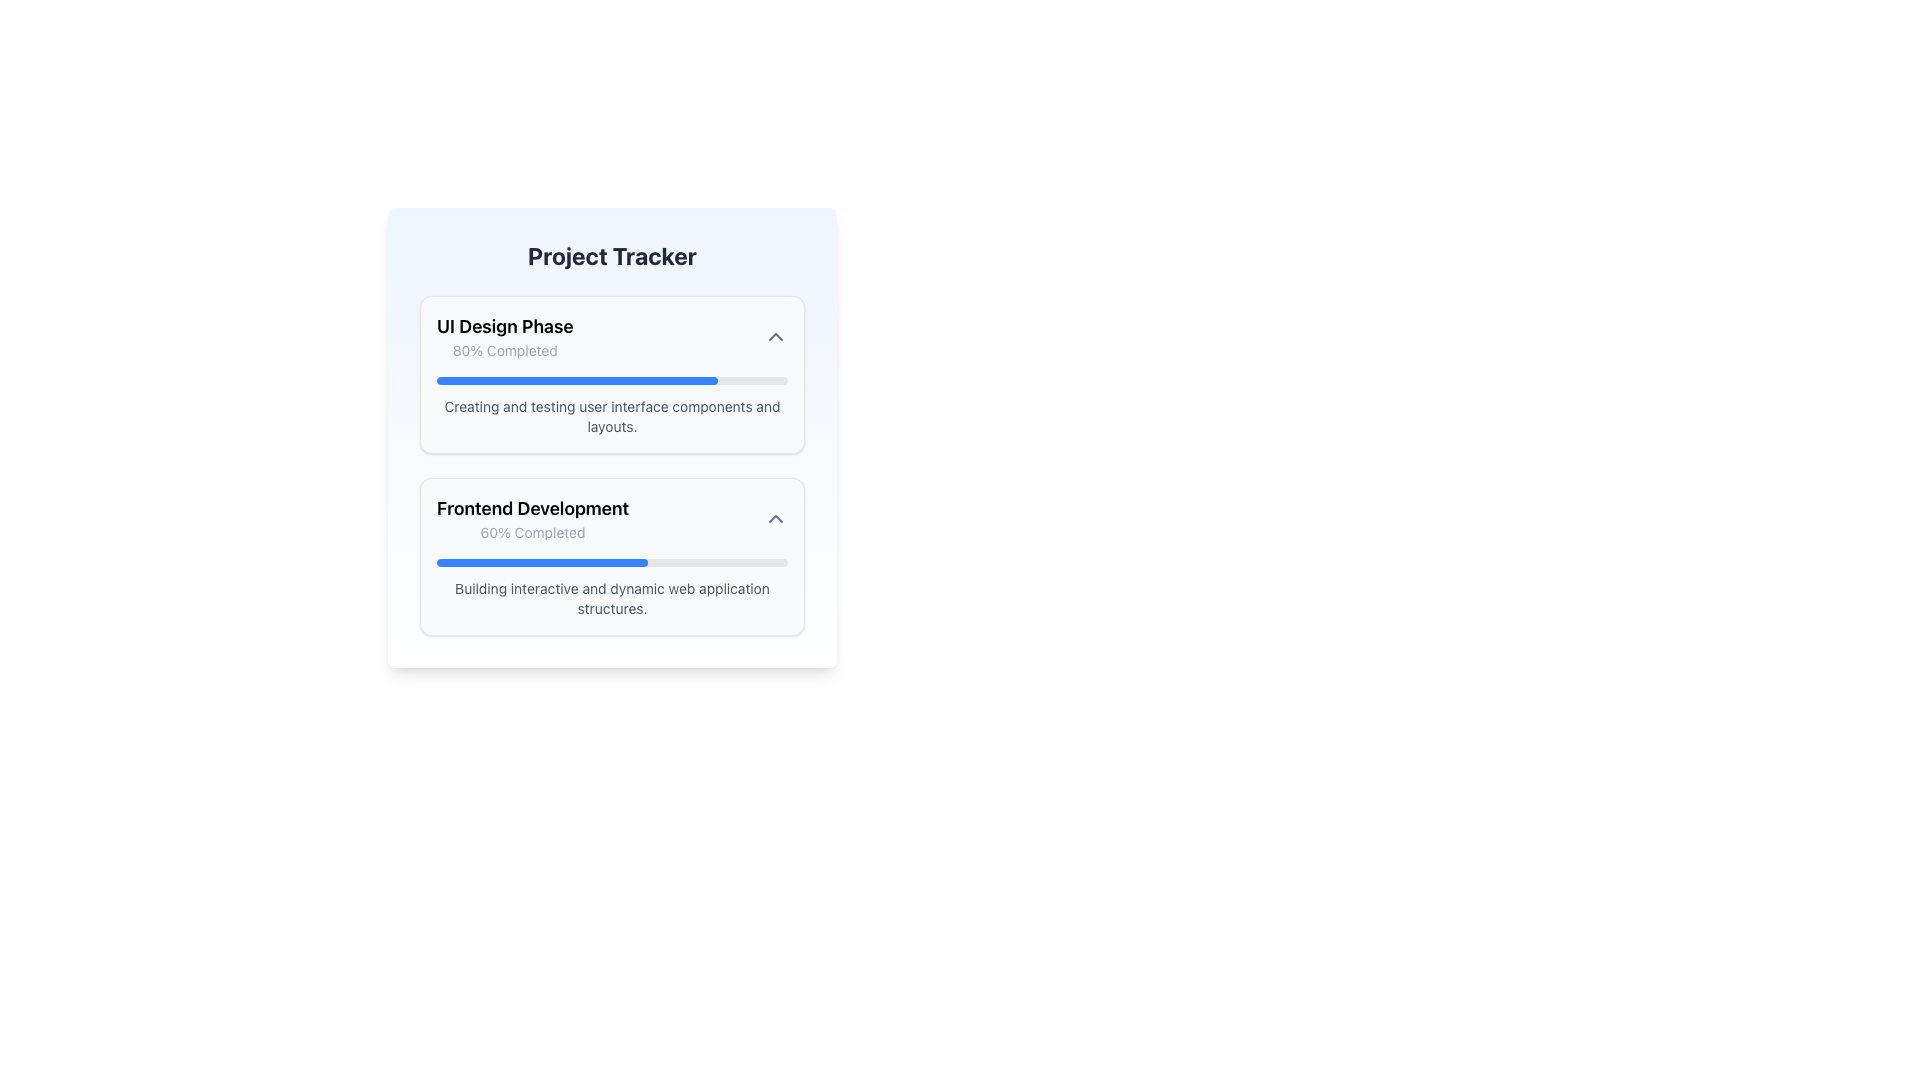  What do you see at coordinates (775, 518) in the screenshot?
I see `the upward-pointing chevron icon styled with gray color located at the rightmost end of the 'Frontend Development' section` at bounding box center [775, 518].